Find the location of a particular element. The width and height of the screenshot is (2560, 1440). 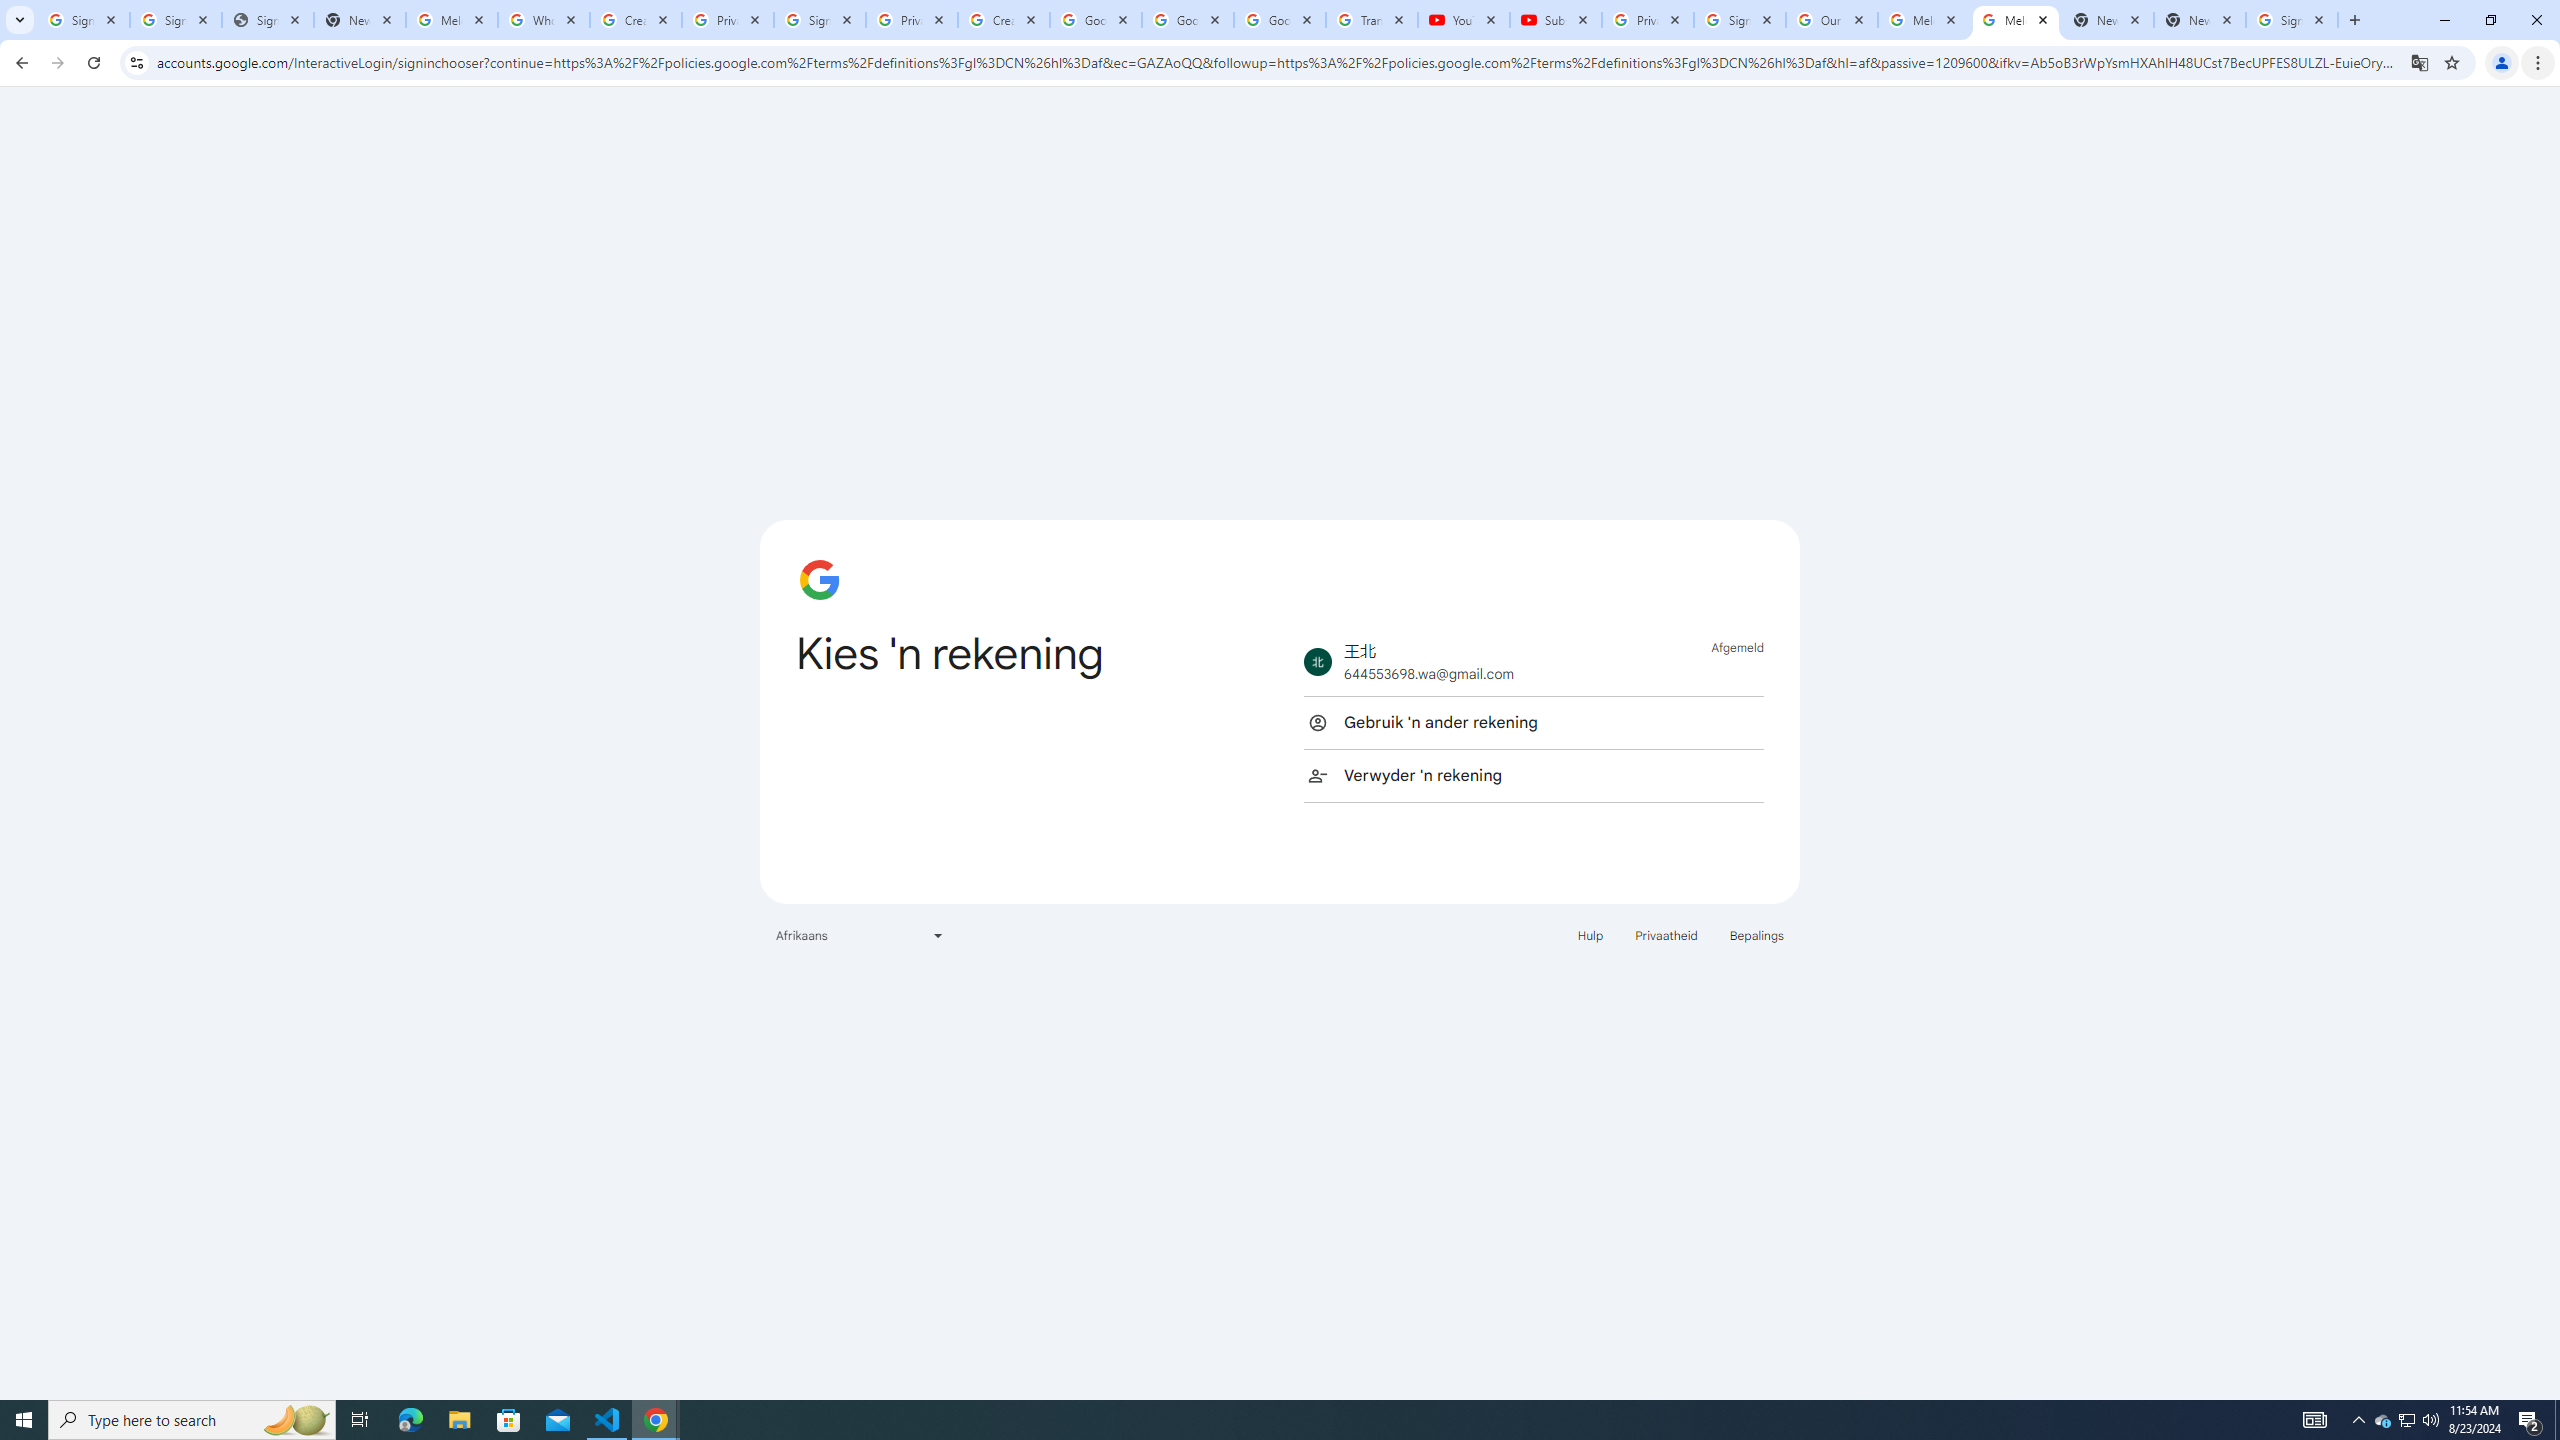

'Bepalings' is located at coordinates (1756, 934).